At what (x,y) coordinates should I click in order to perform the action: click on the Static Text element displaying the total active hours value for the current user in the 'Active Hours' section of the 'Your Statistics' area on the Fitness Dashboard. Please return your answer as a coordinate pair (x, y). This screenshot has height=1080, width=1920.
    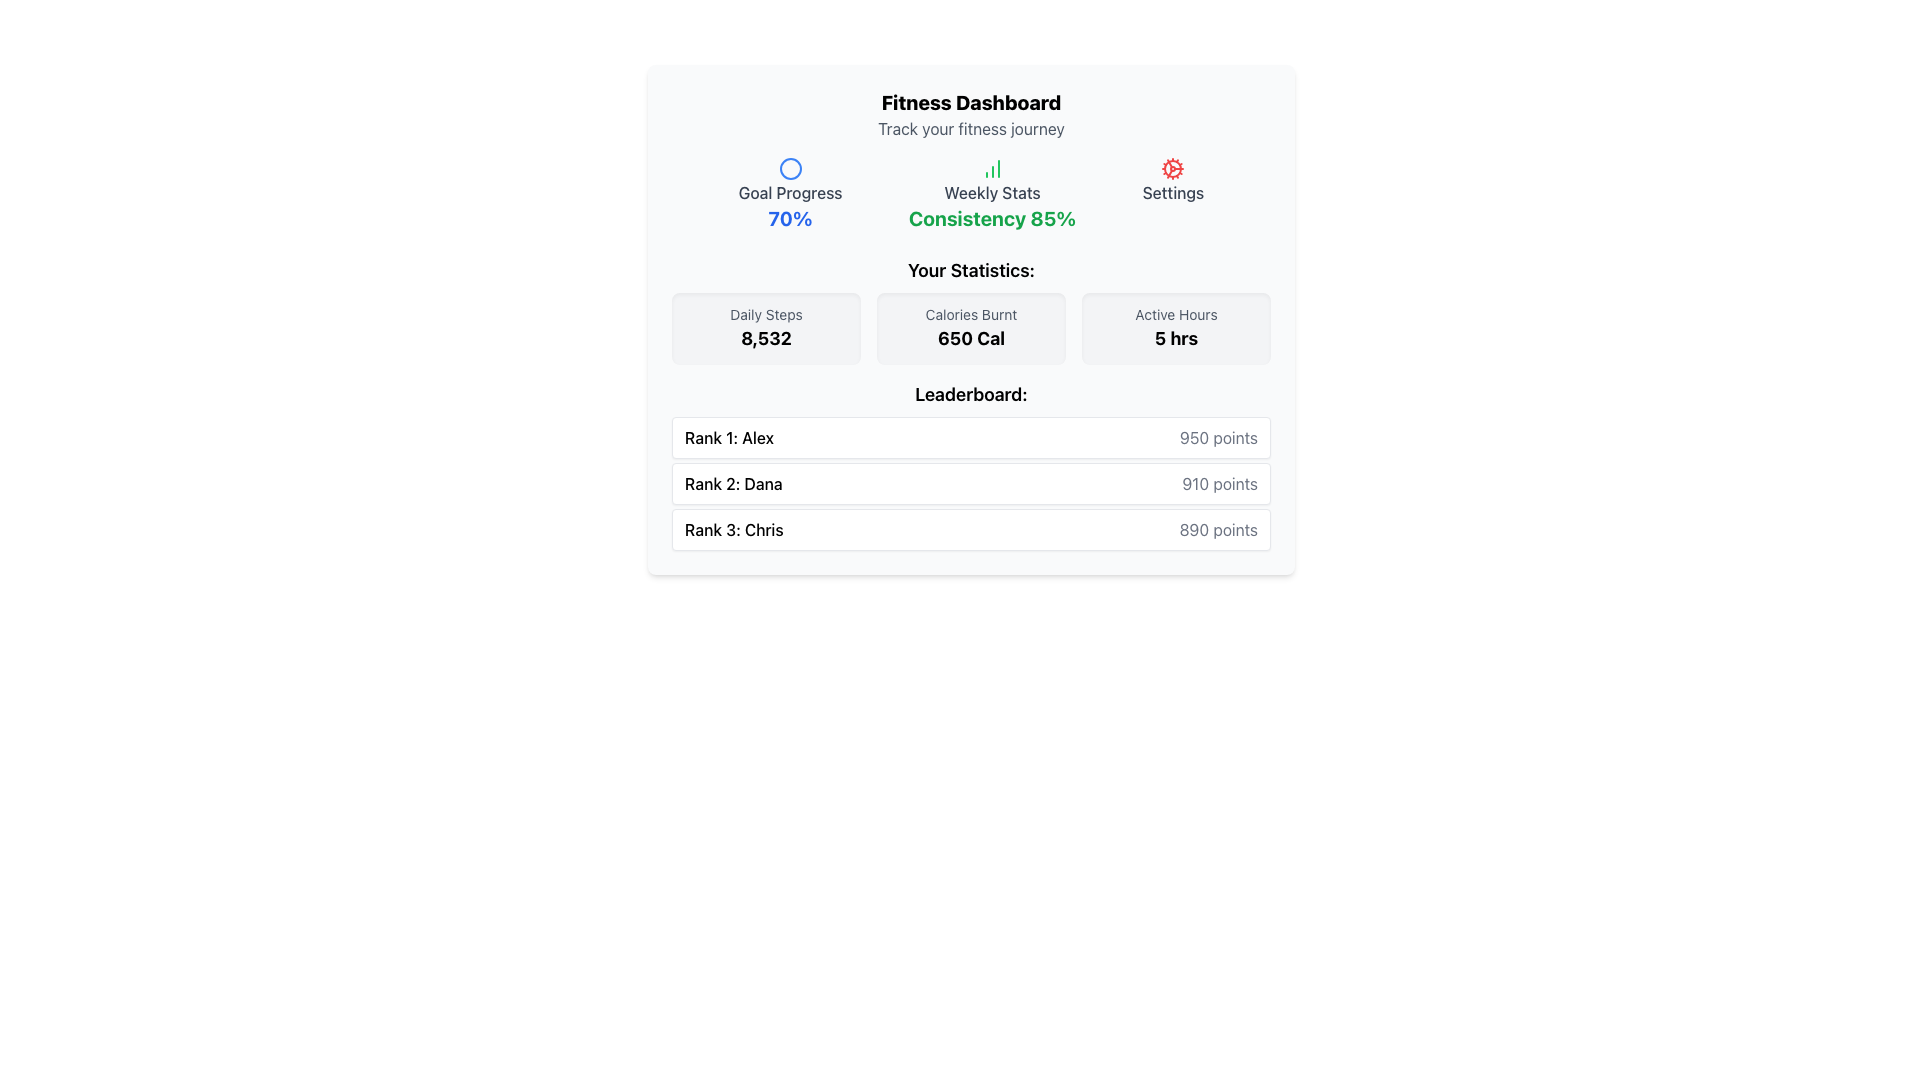
    Looking at the image, I should click on (1176, 338).